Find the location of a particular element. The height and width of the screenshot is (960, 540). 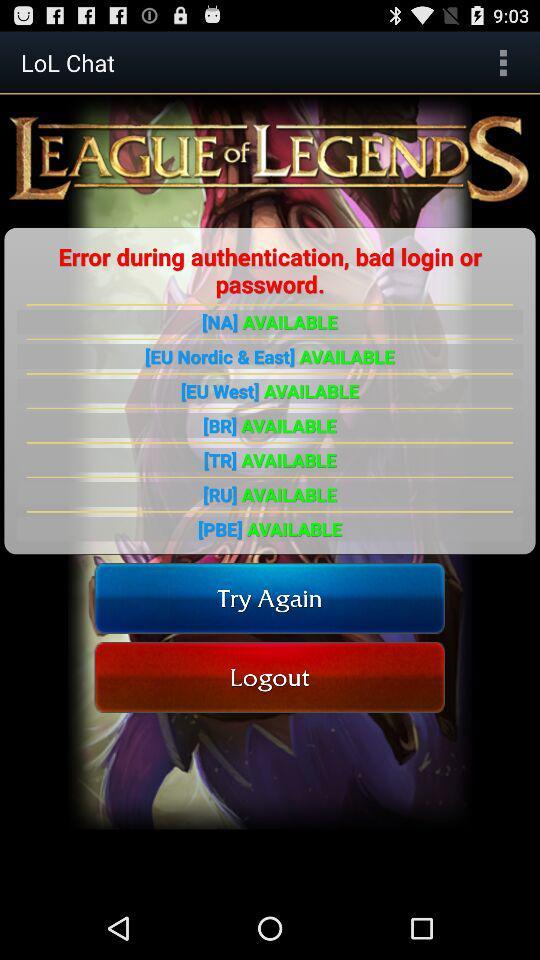

item next to lol chat icon is located at coordinates (502, 62).